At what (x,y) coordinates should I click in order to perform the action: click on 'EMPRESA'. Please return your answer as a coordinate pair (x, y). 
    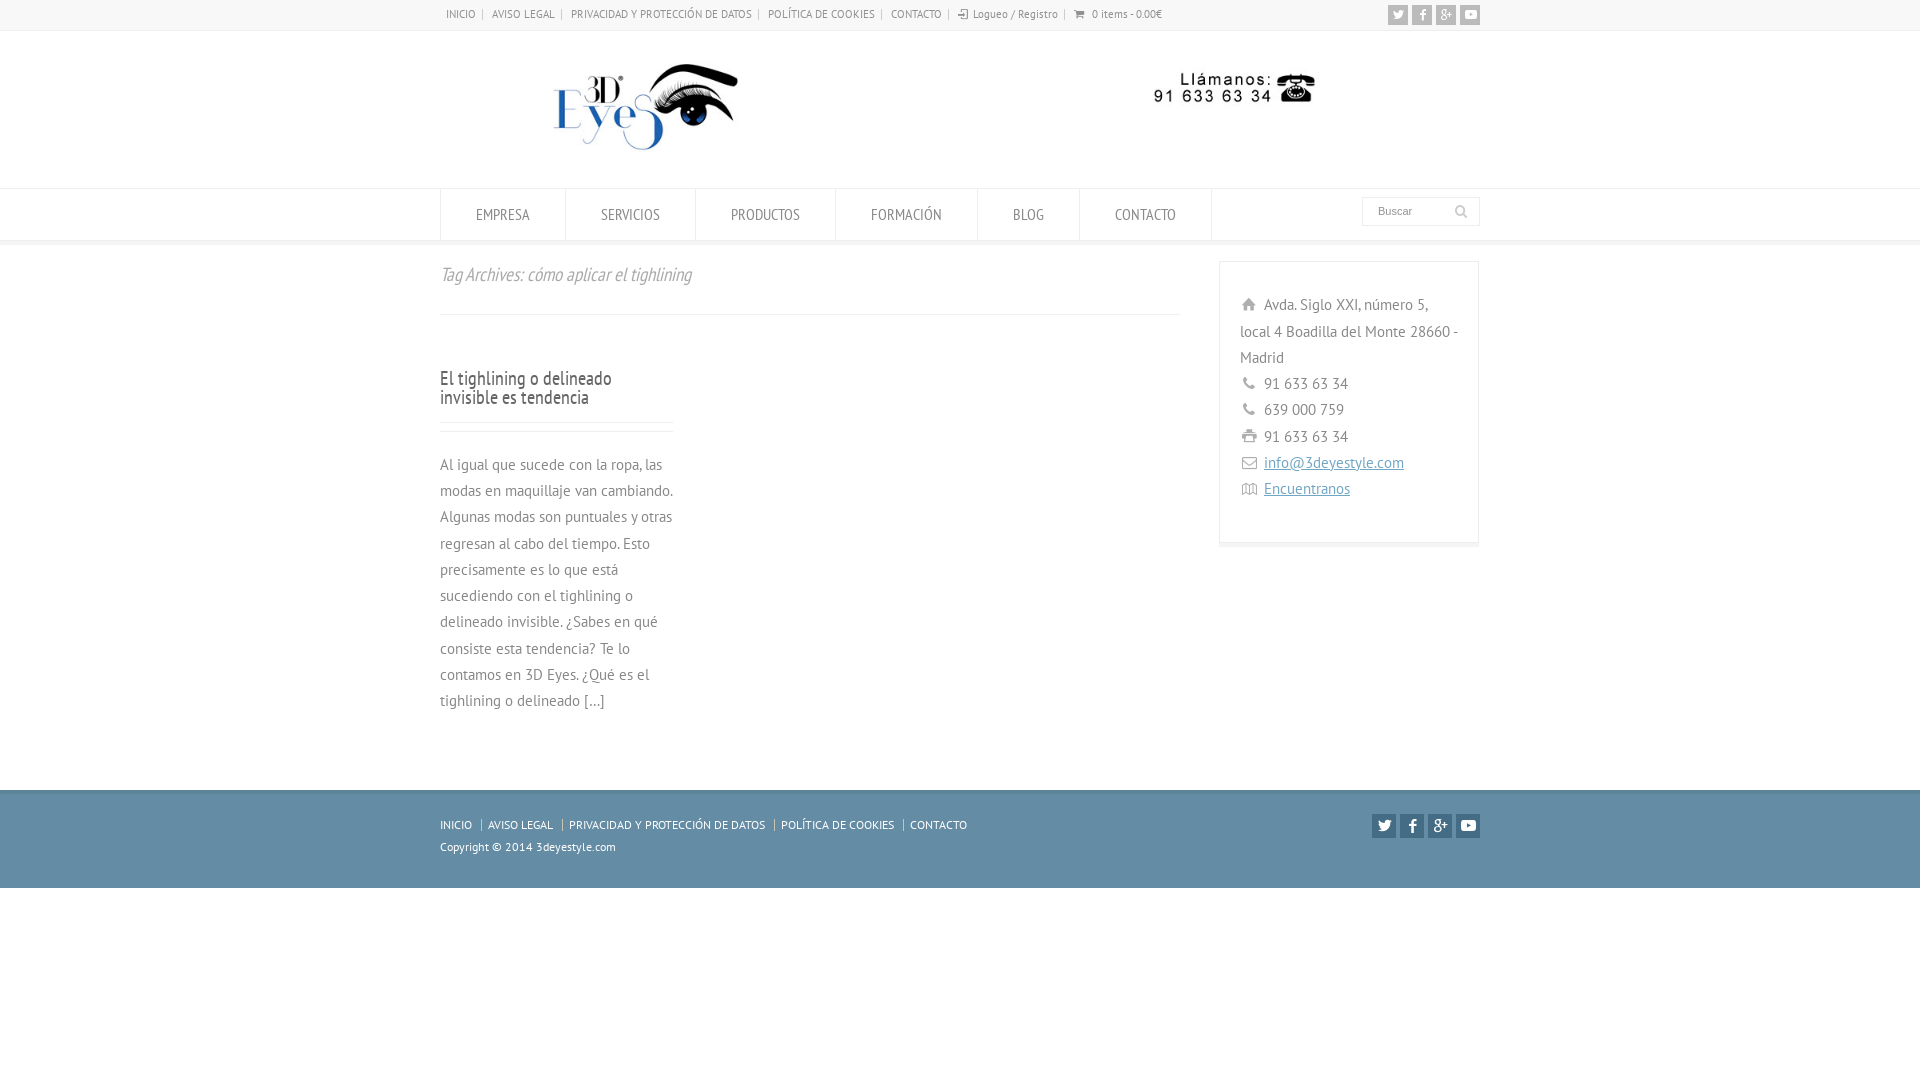
    Looking at the image, I should click on (440, 214).